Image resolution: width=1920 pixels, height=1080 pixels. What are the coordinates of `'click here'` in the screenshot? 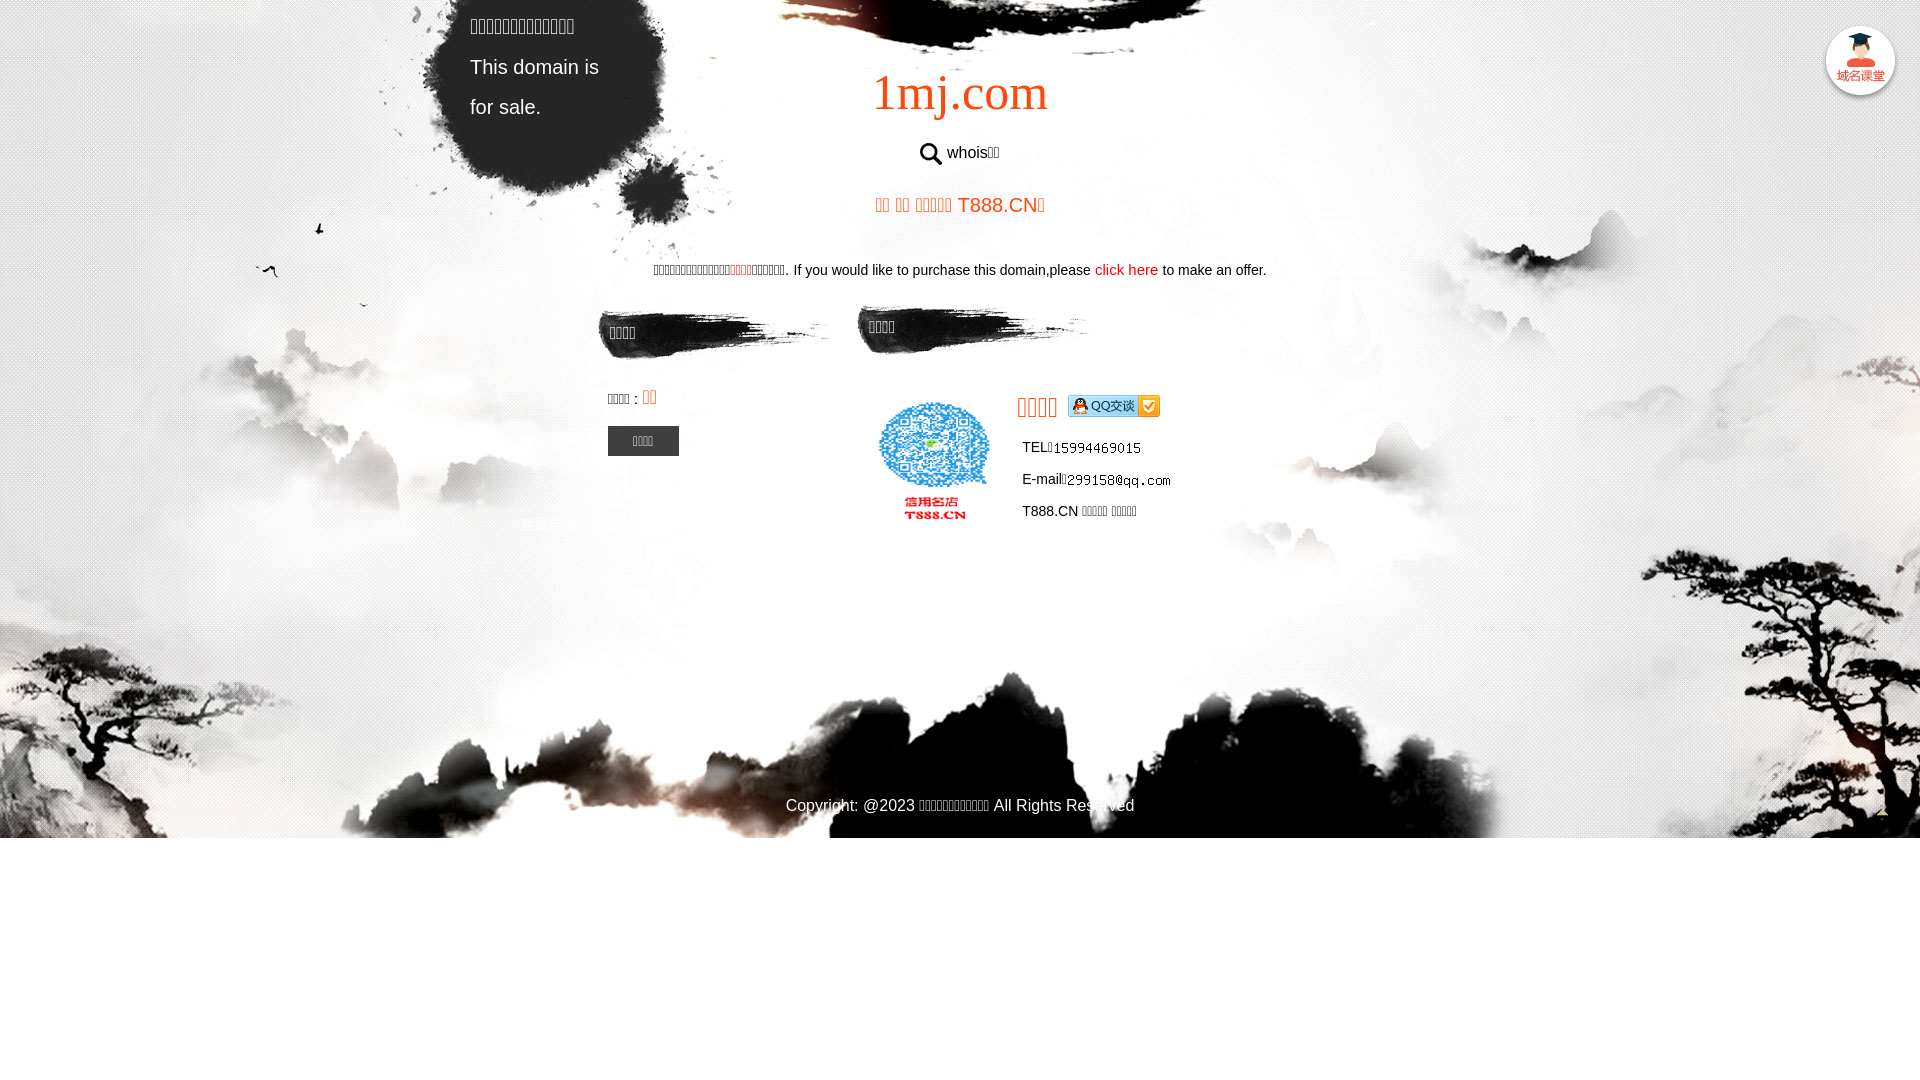 It's located at (1089, 268).